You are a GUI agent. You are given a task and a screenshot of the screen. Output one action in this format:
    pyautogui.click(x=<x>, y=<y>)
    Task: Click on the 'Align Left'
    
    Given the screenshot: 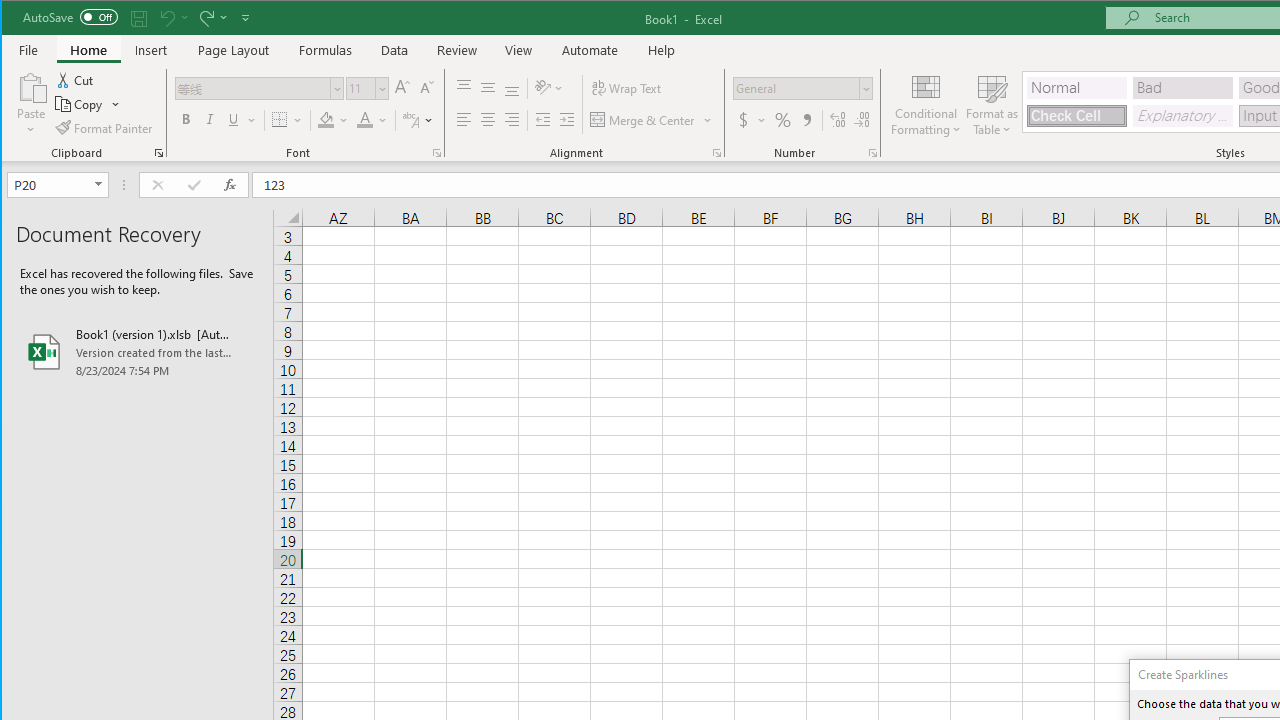 What is the action you would take?
    pyautogui.click(x=463, y=120)
    